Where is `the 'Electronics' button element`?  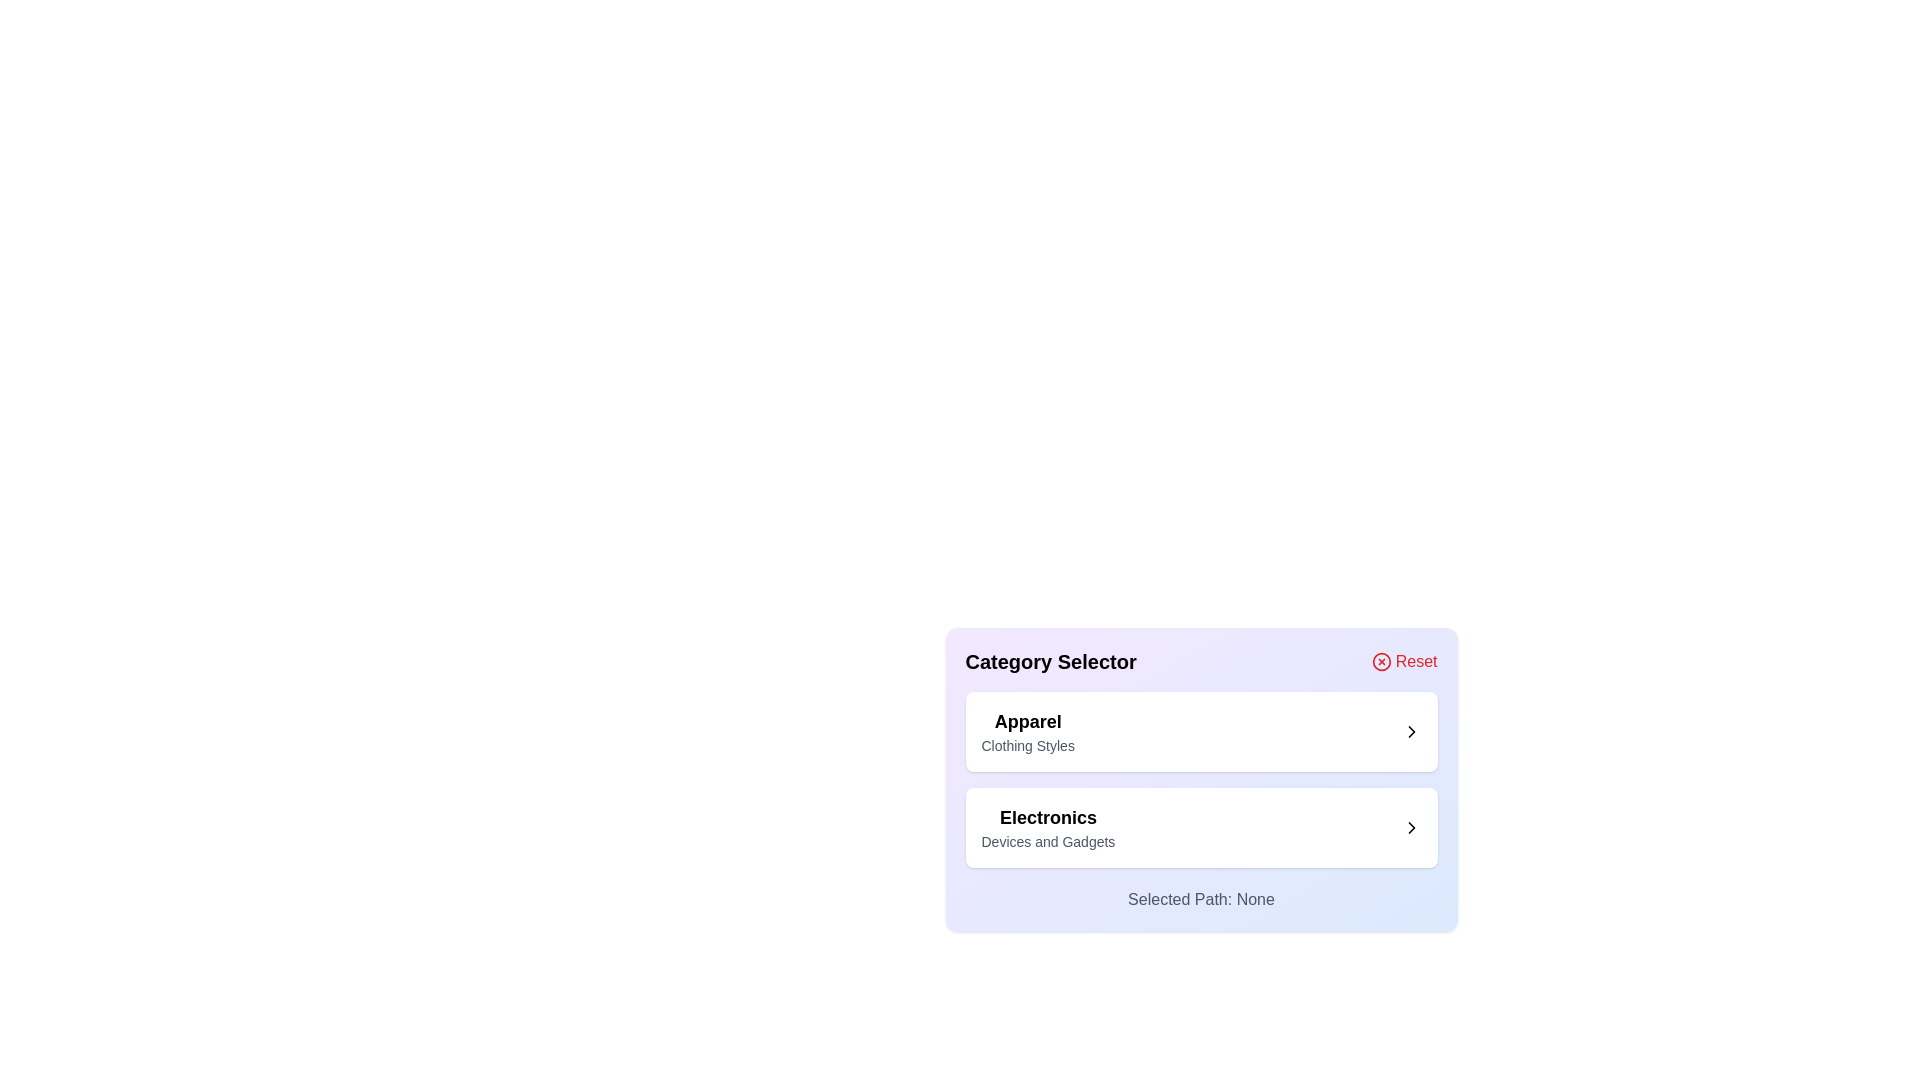
the 'Electronics' button element is located at coordinates (1200, 828).